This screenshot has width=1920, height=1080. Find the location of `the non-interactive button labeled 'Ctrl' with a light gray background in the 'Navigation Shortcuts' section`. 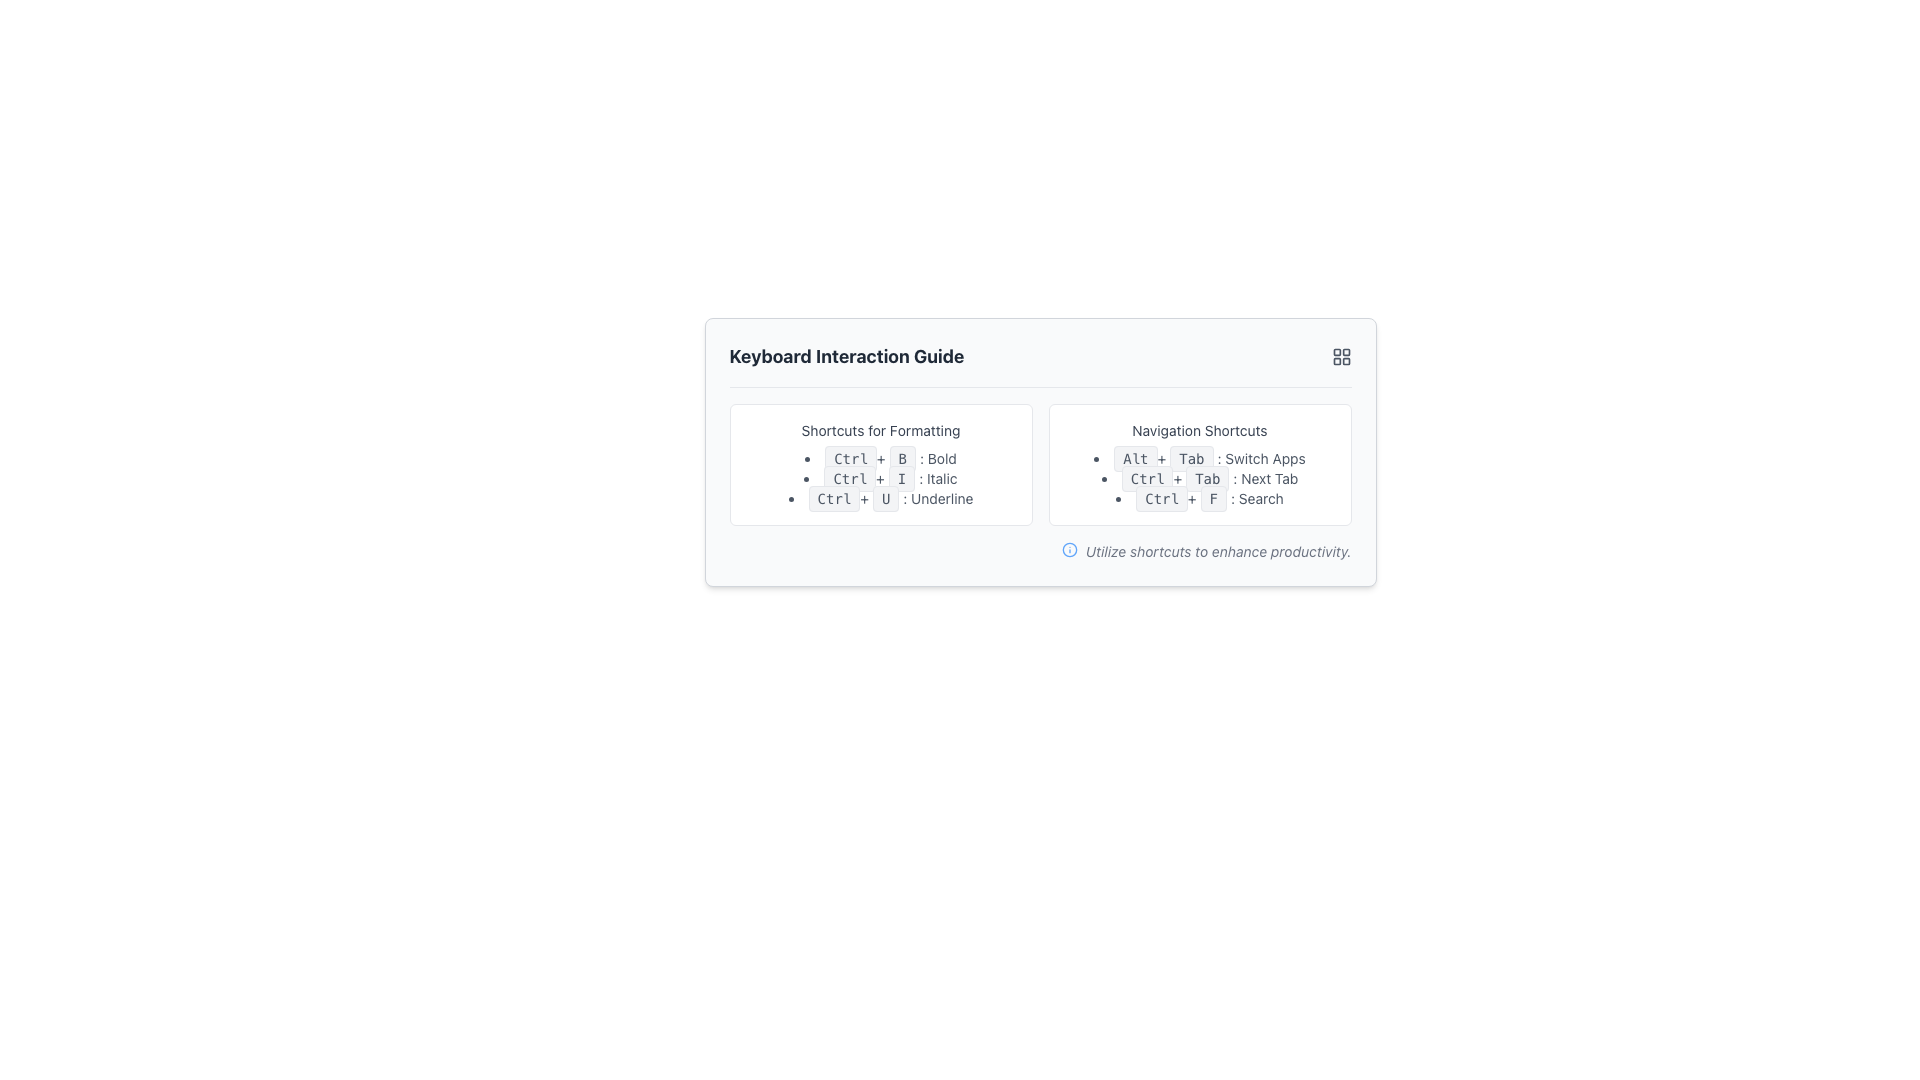

the non-interactive button labeled 'Ctrl' with a light gray background in the 'Navigation Shortcuts' section is located at coordinates (1147, 478).